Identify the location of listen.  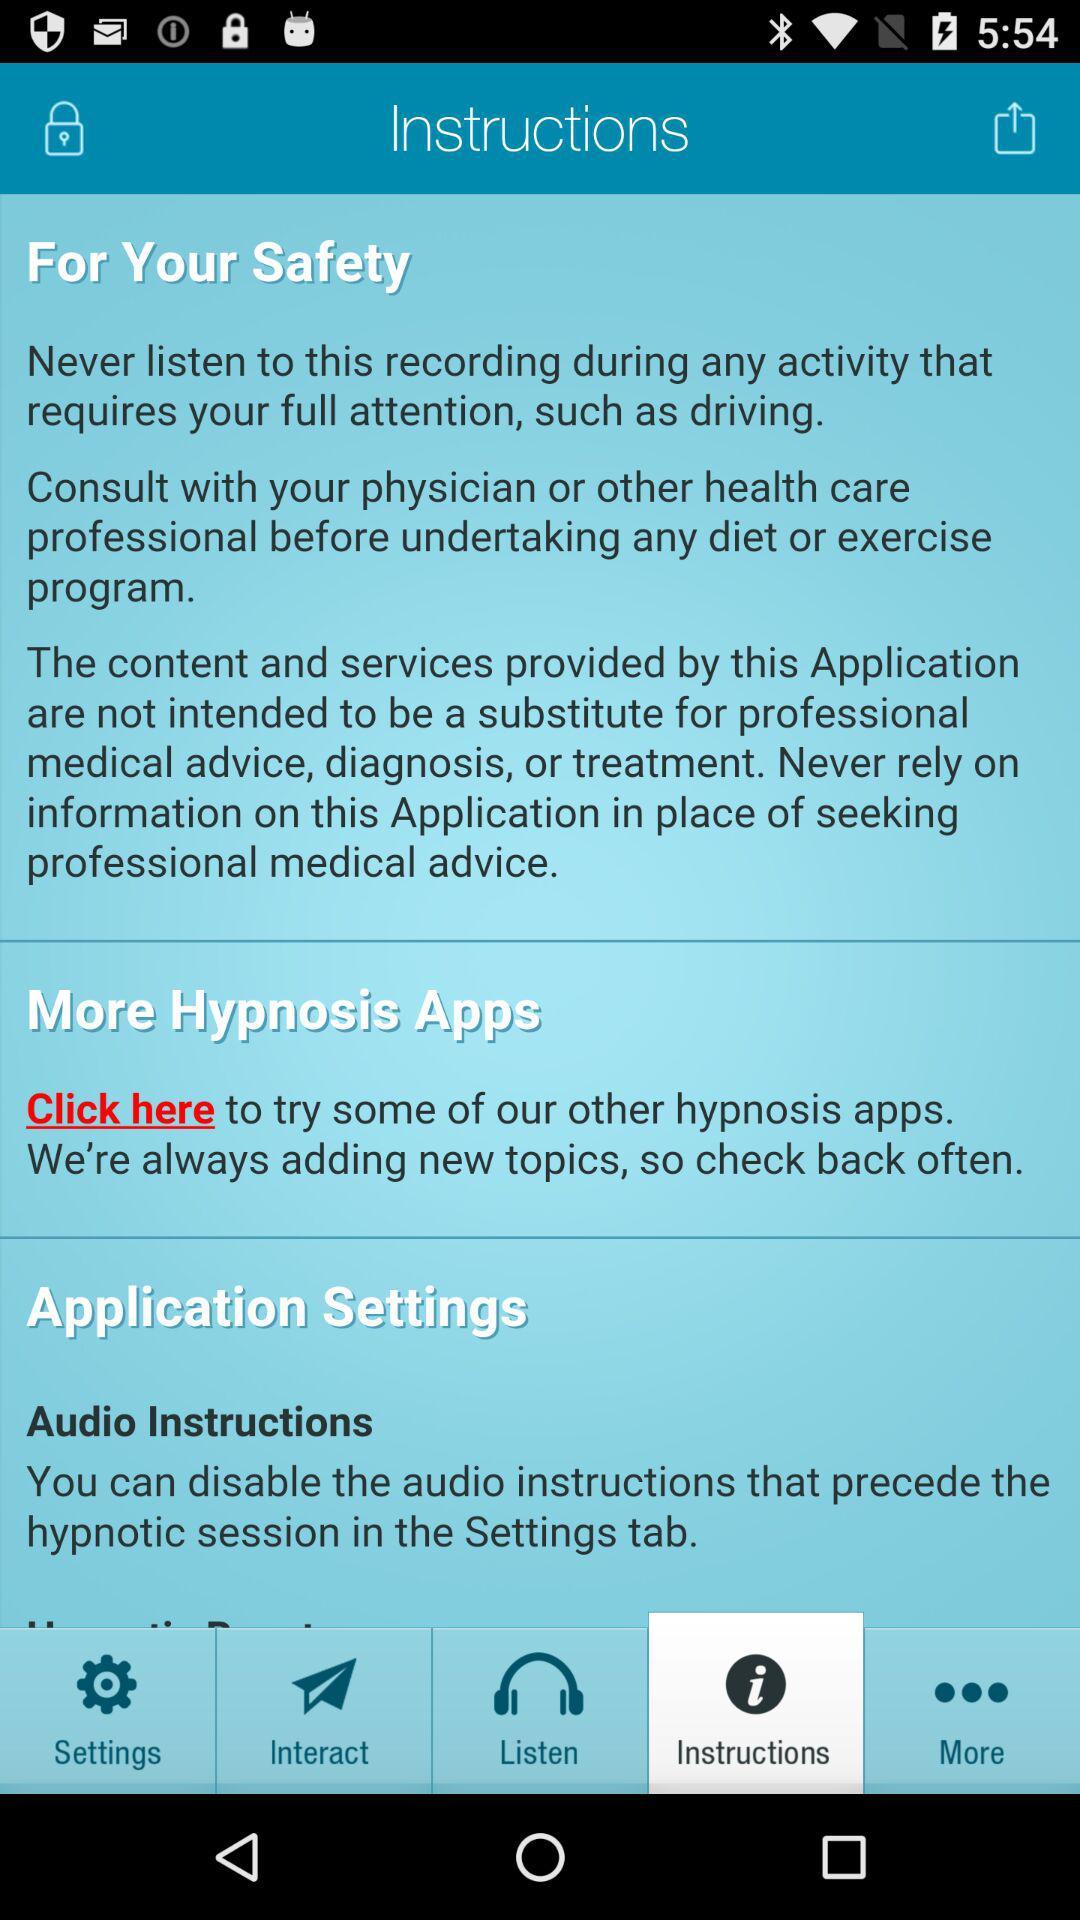
(540, 1701).